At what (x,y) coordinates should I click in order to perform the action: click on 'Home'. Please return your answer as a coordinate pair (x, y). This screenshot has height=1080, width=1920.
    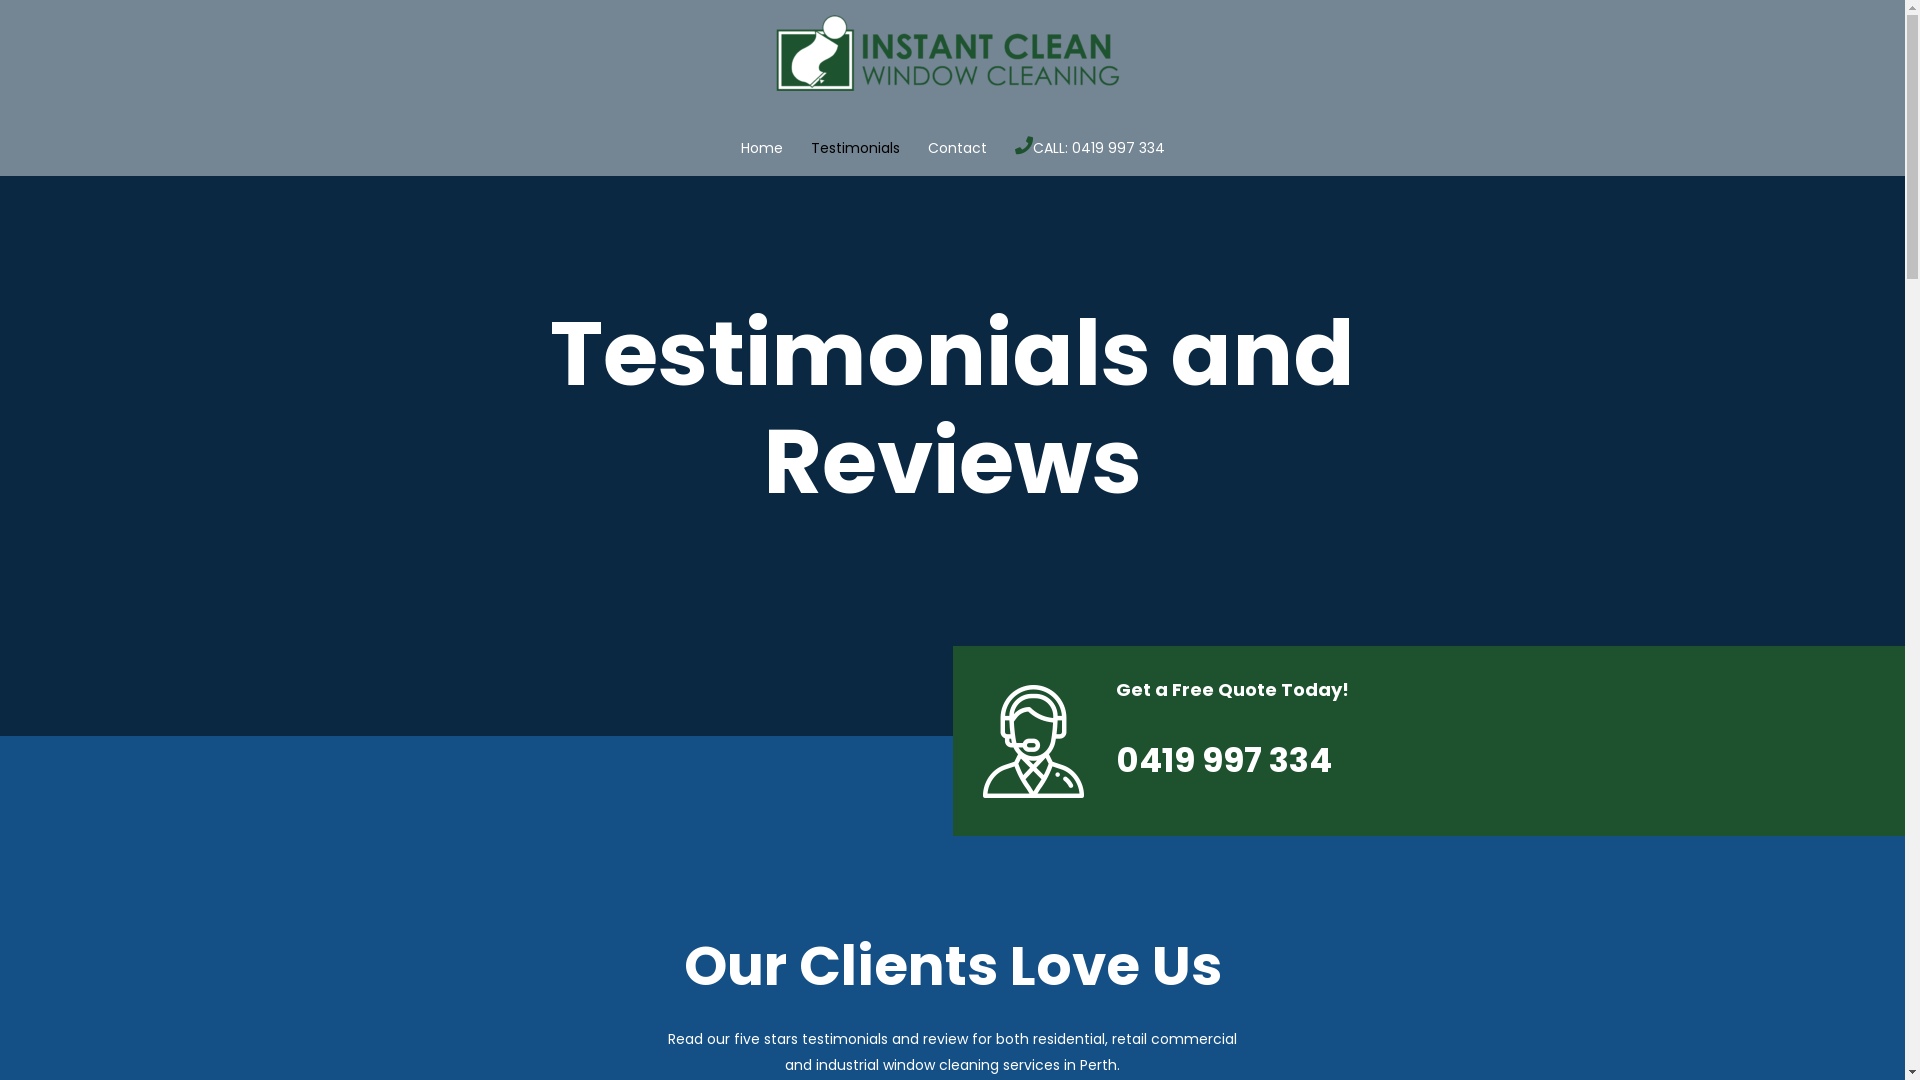
    Looking at the image, I should click on (724, 146).